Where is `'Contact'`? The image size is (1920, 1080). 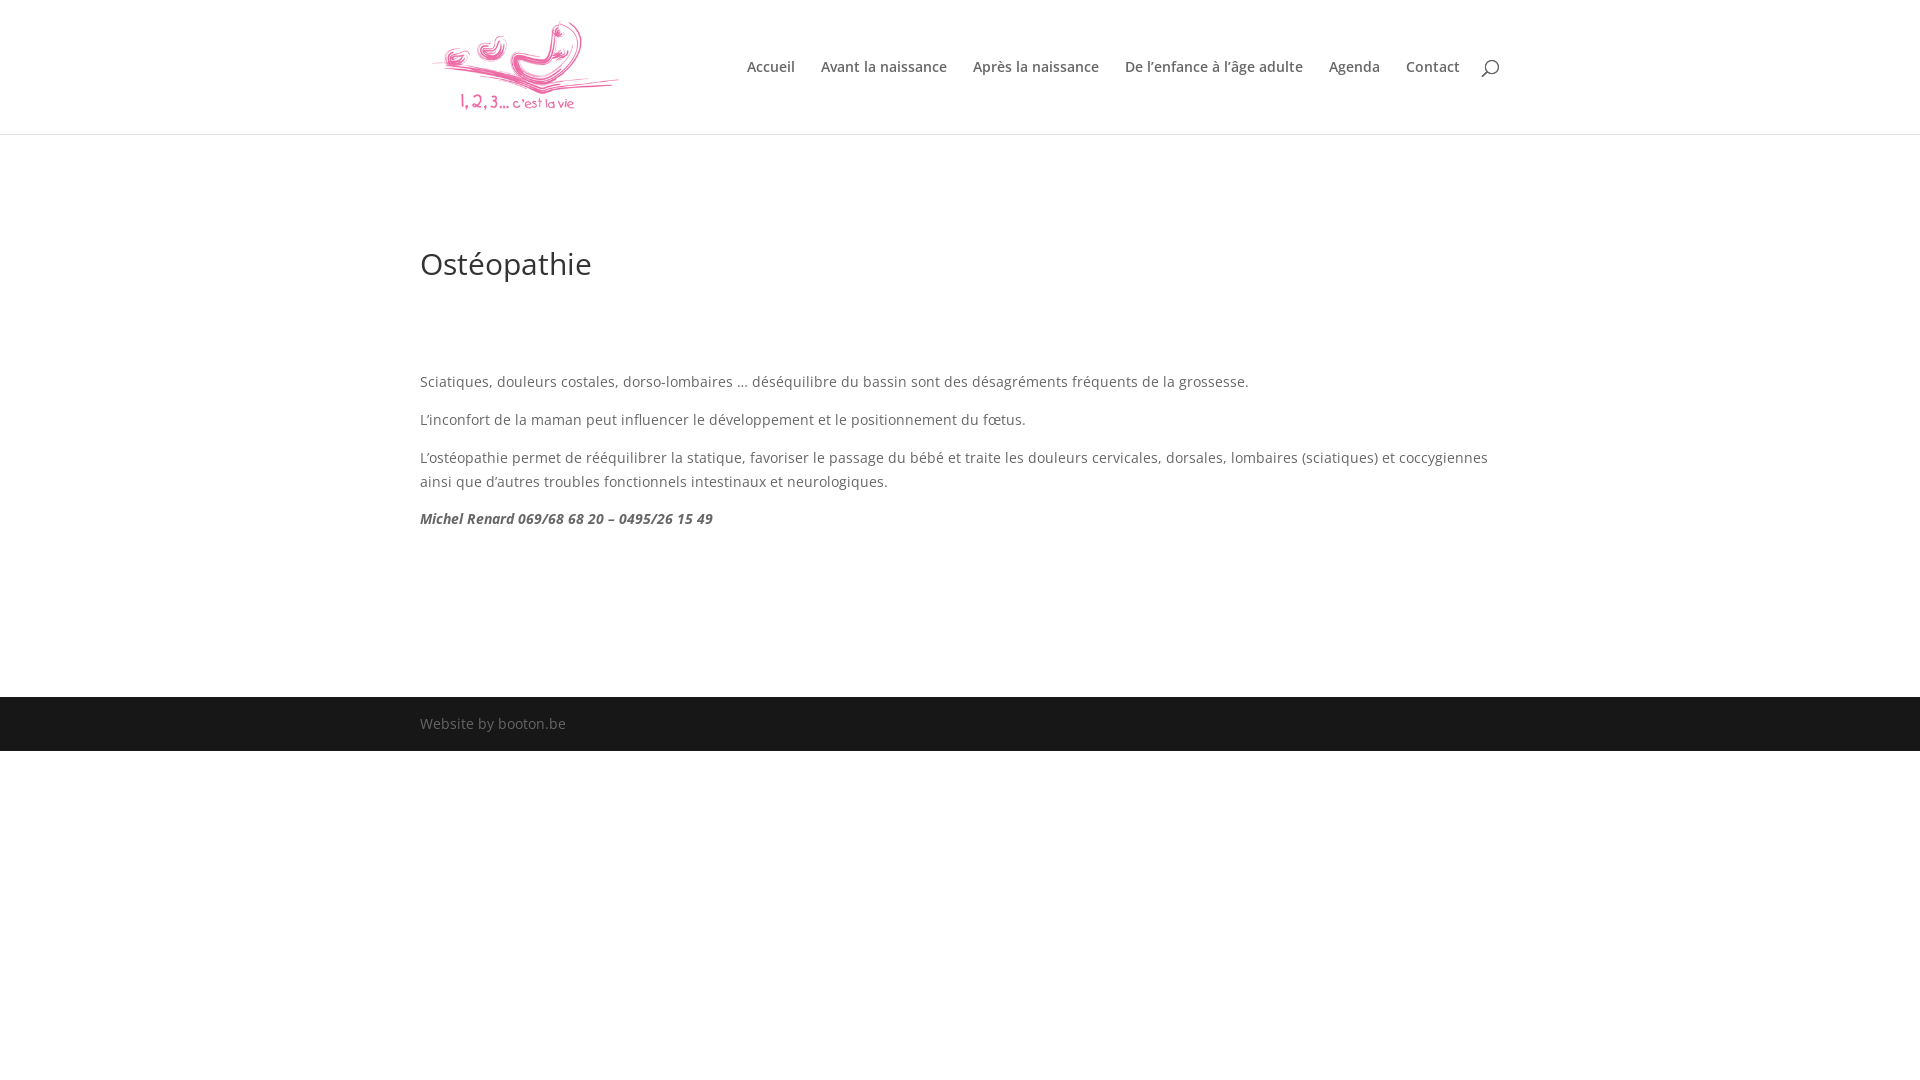 'Contact' is located at coordinates (1432, 96).